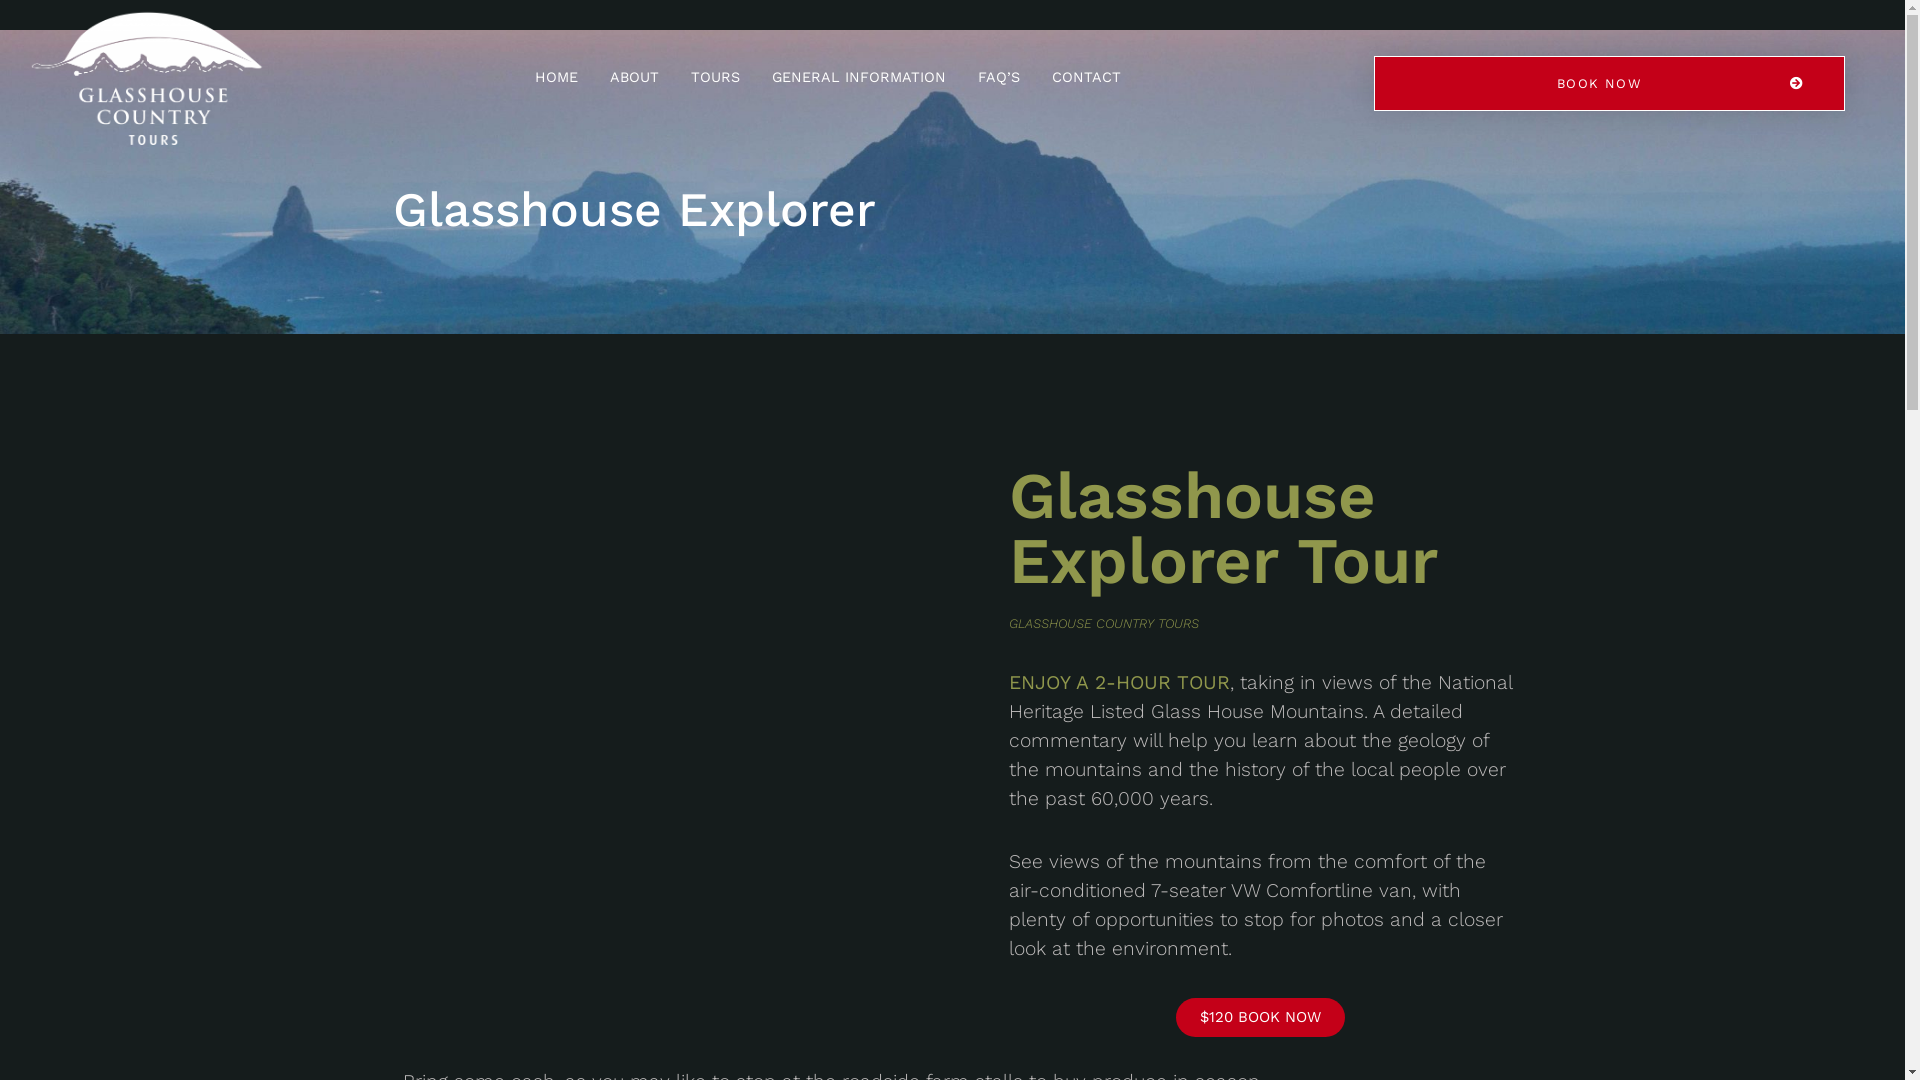  What do you see at coordinates (1609, 82) in the screenshot?
I see `'BOOK NOW'` at bounding box center [1609, 82].